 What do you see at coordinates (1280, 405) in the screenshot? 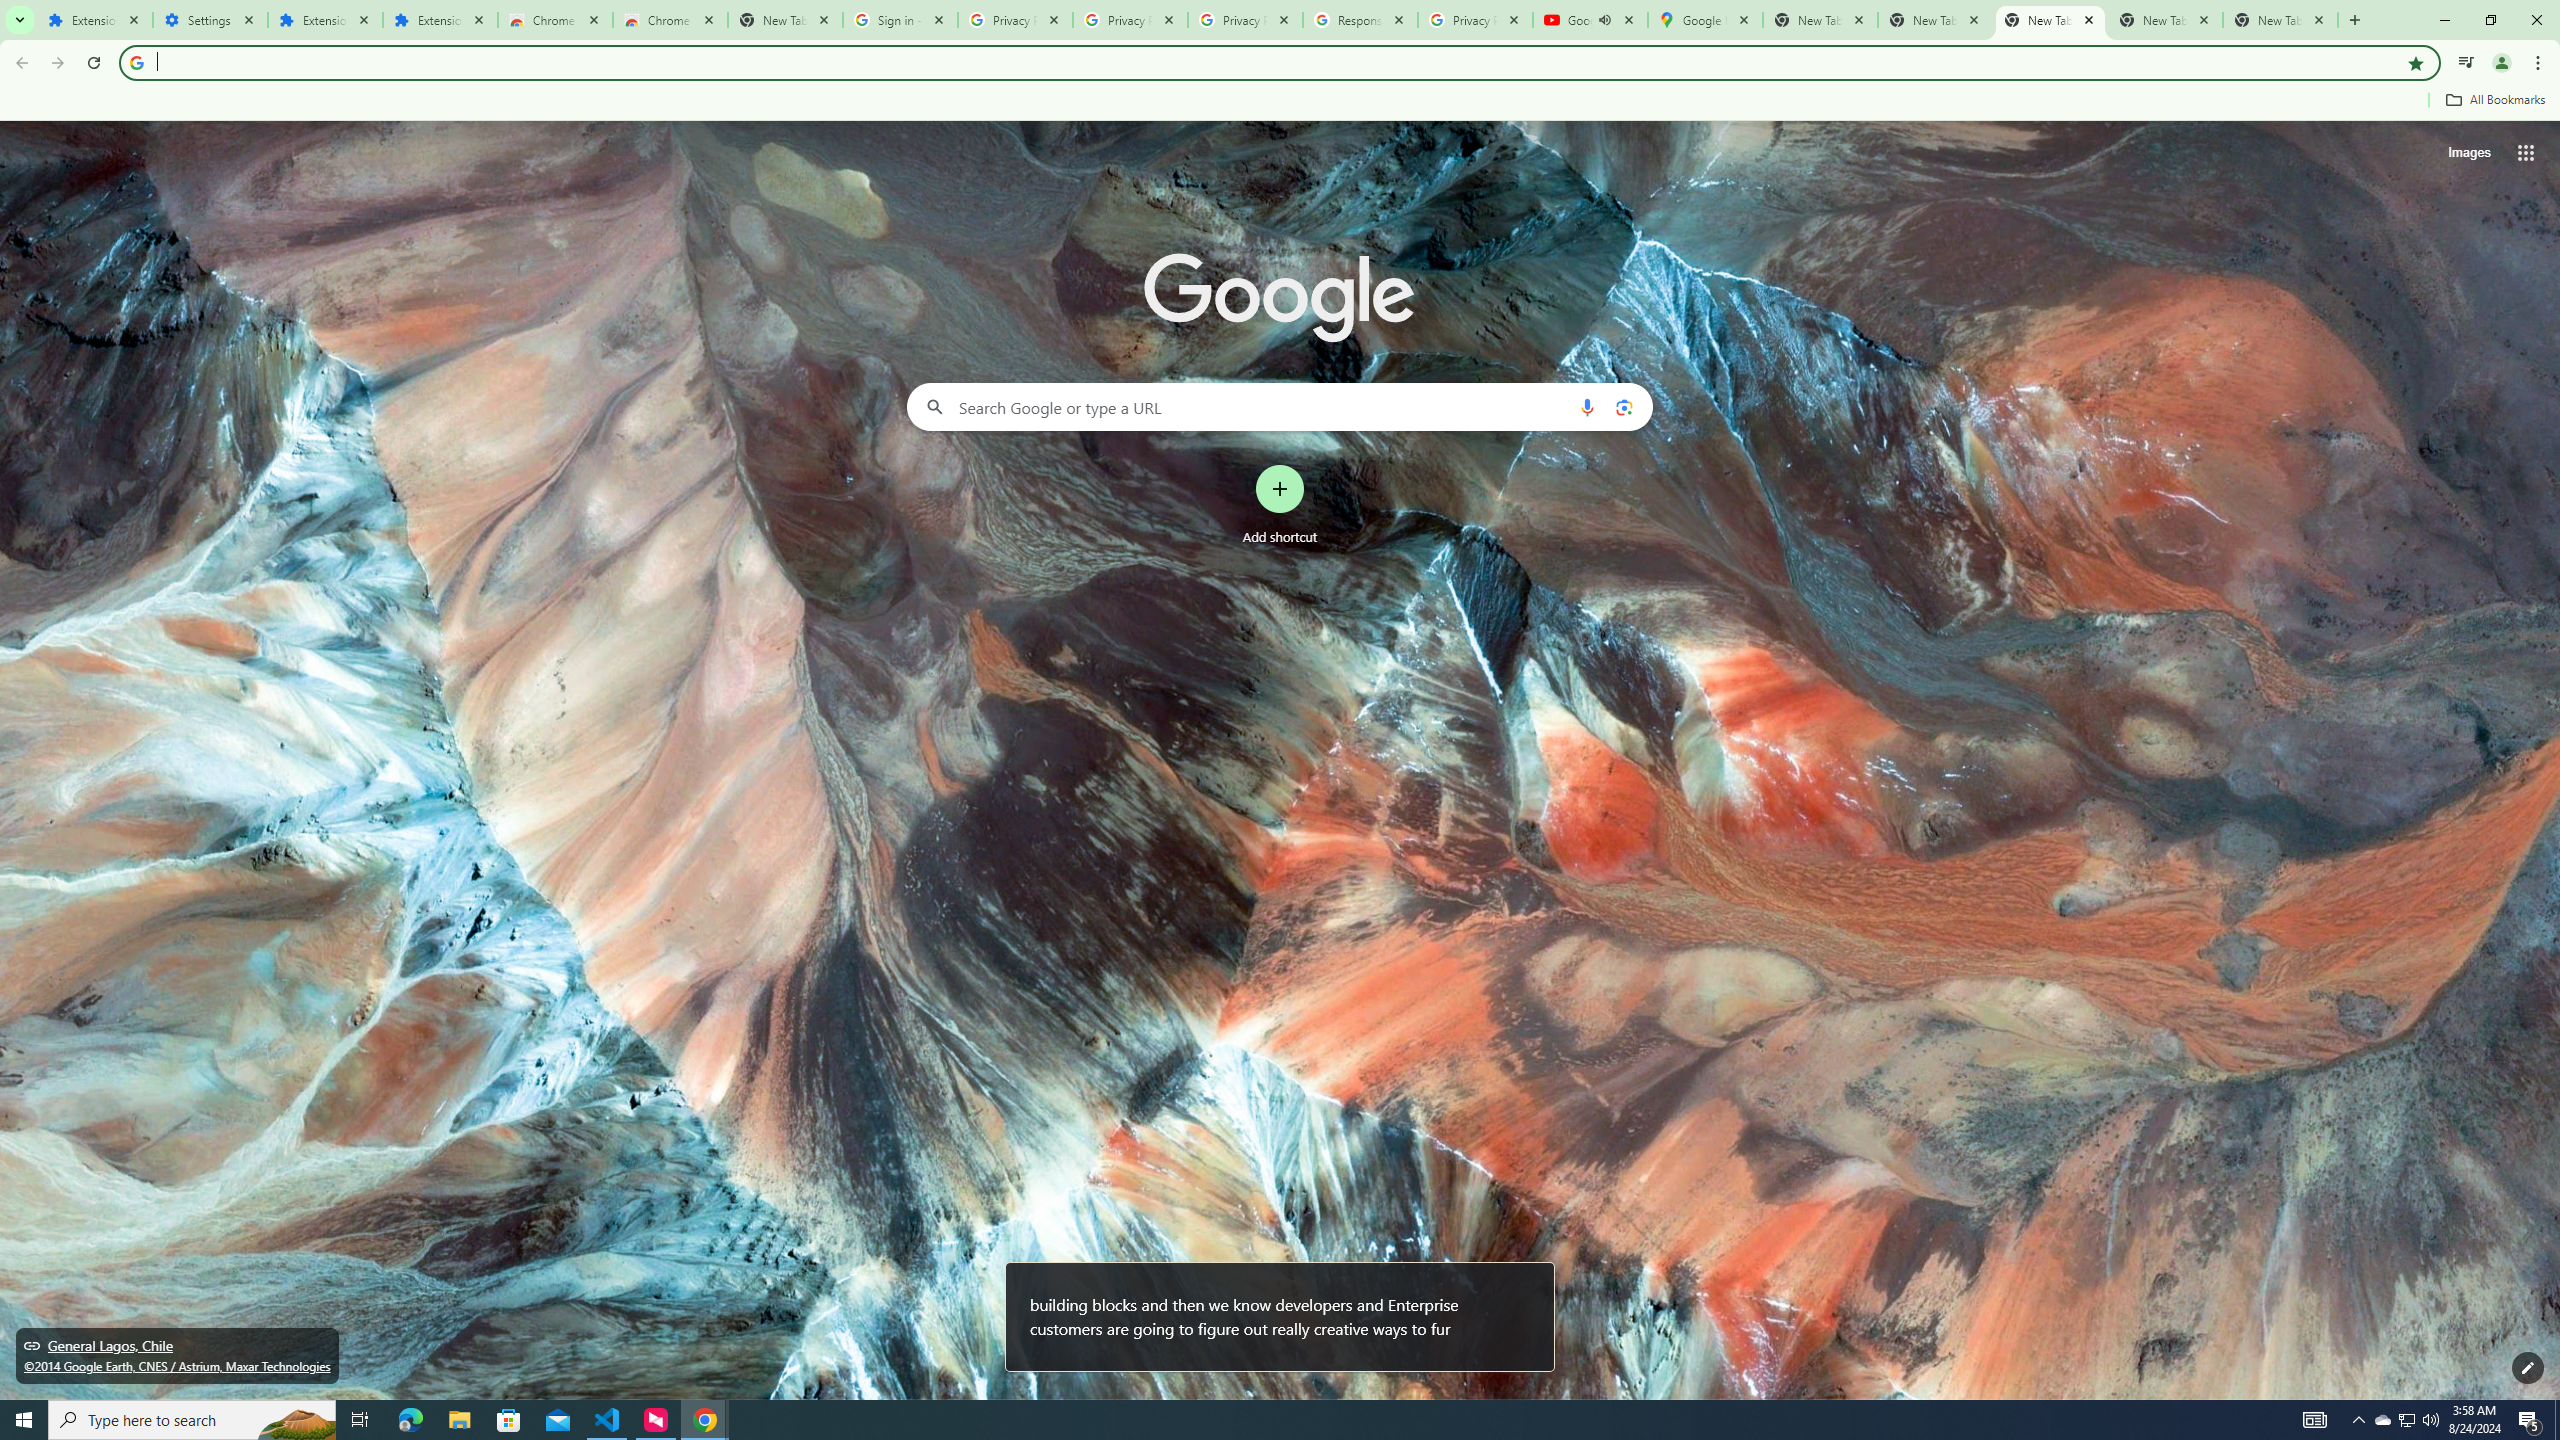
I see `'Search Google or type a URL'` at bounding box center [1280, 405].